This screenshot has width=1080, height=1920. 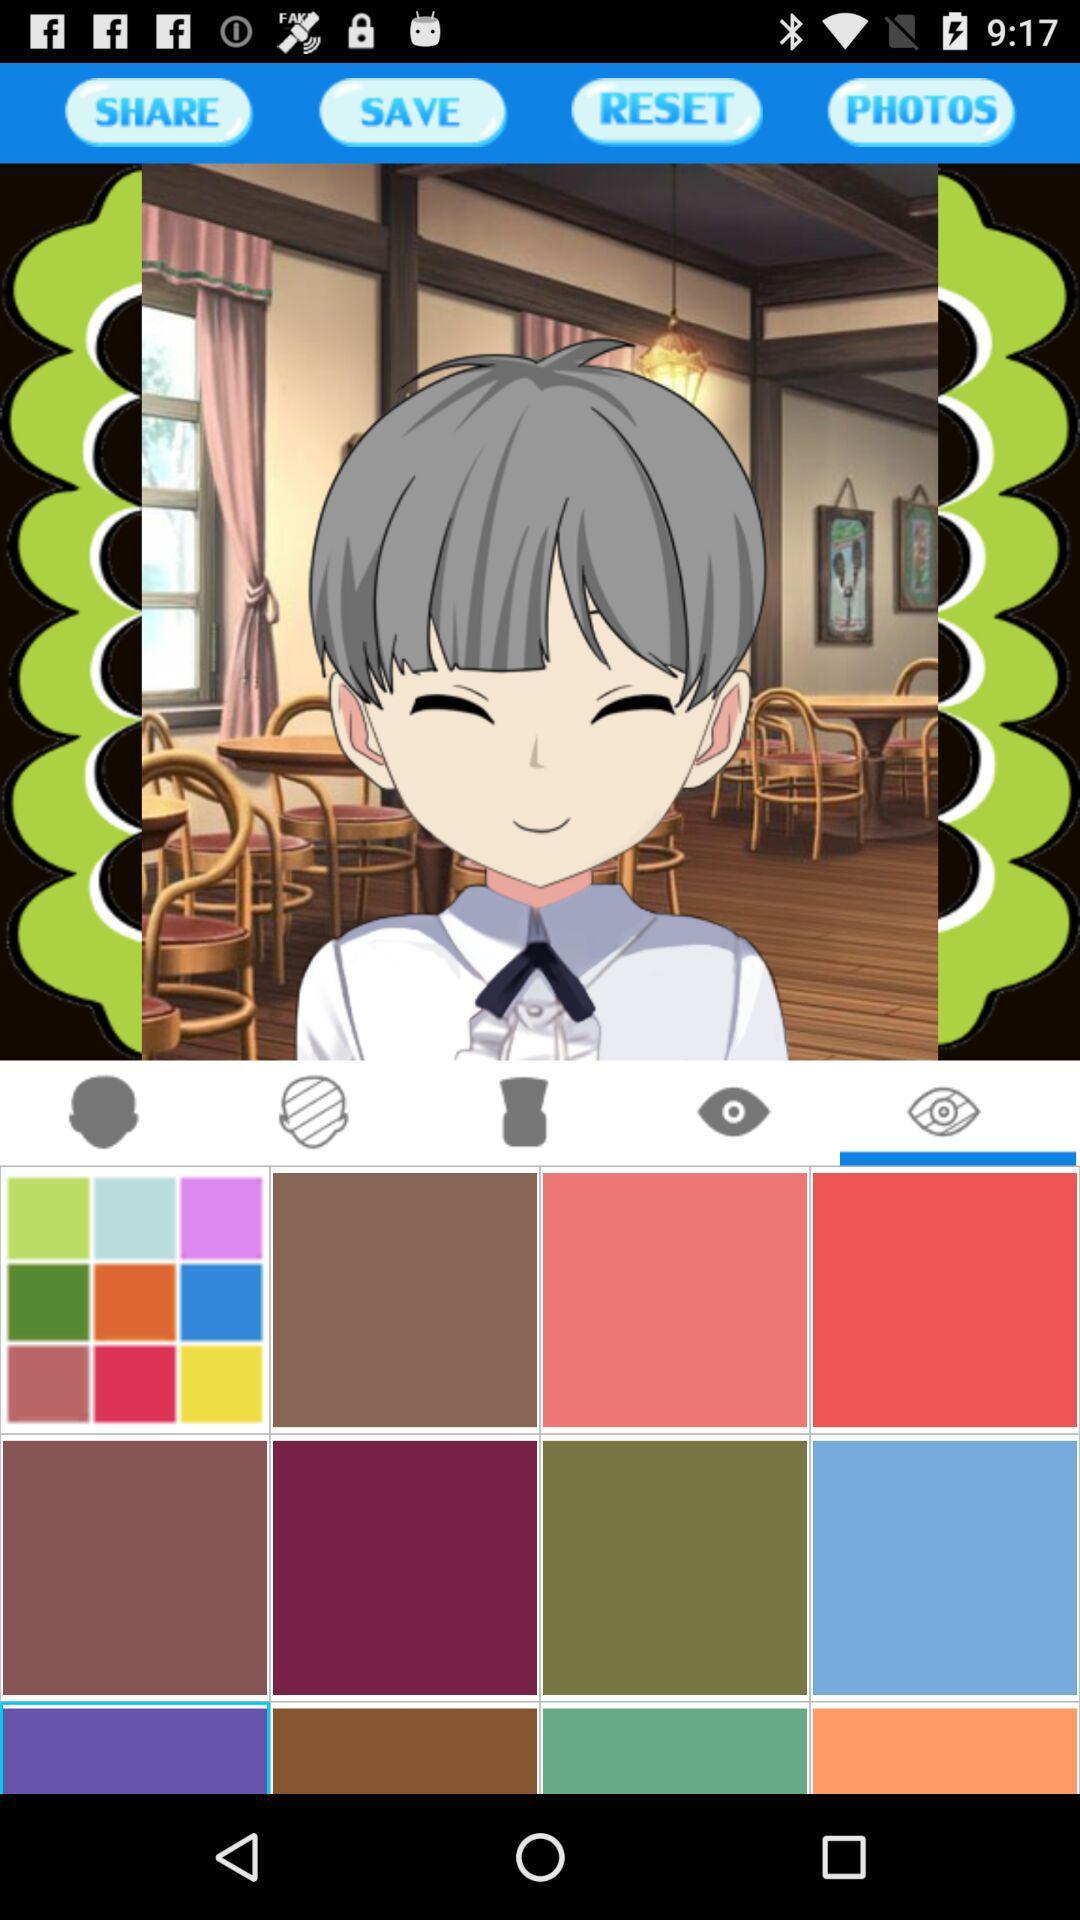 What do you see at coordinates (523, 1112) in the screenshot?
I see `change clothing on the avatar` at bounding box center [523, 1112].